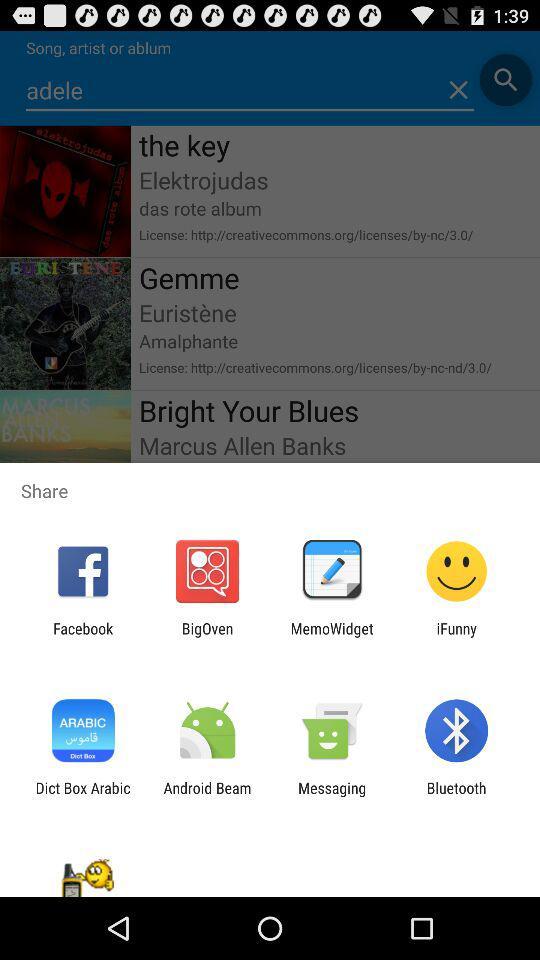 The width and height of the screenshot is (540, 960). What do you see at coordinates (206, 636) in the screenshot?
I see `bigoven app` at bounding box center [206, 636].